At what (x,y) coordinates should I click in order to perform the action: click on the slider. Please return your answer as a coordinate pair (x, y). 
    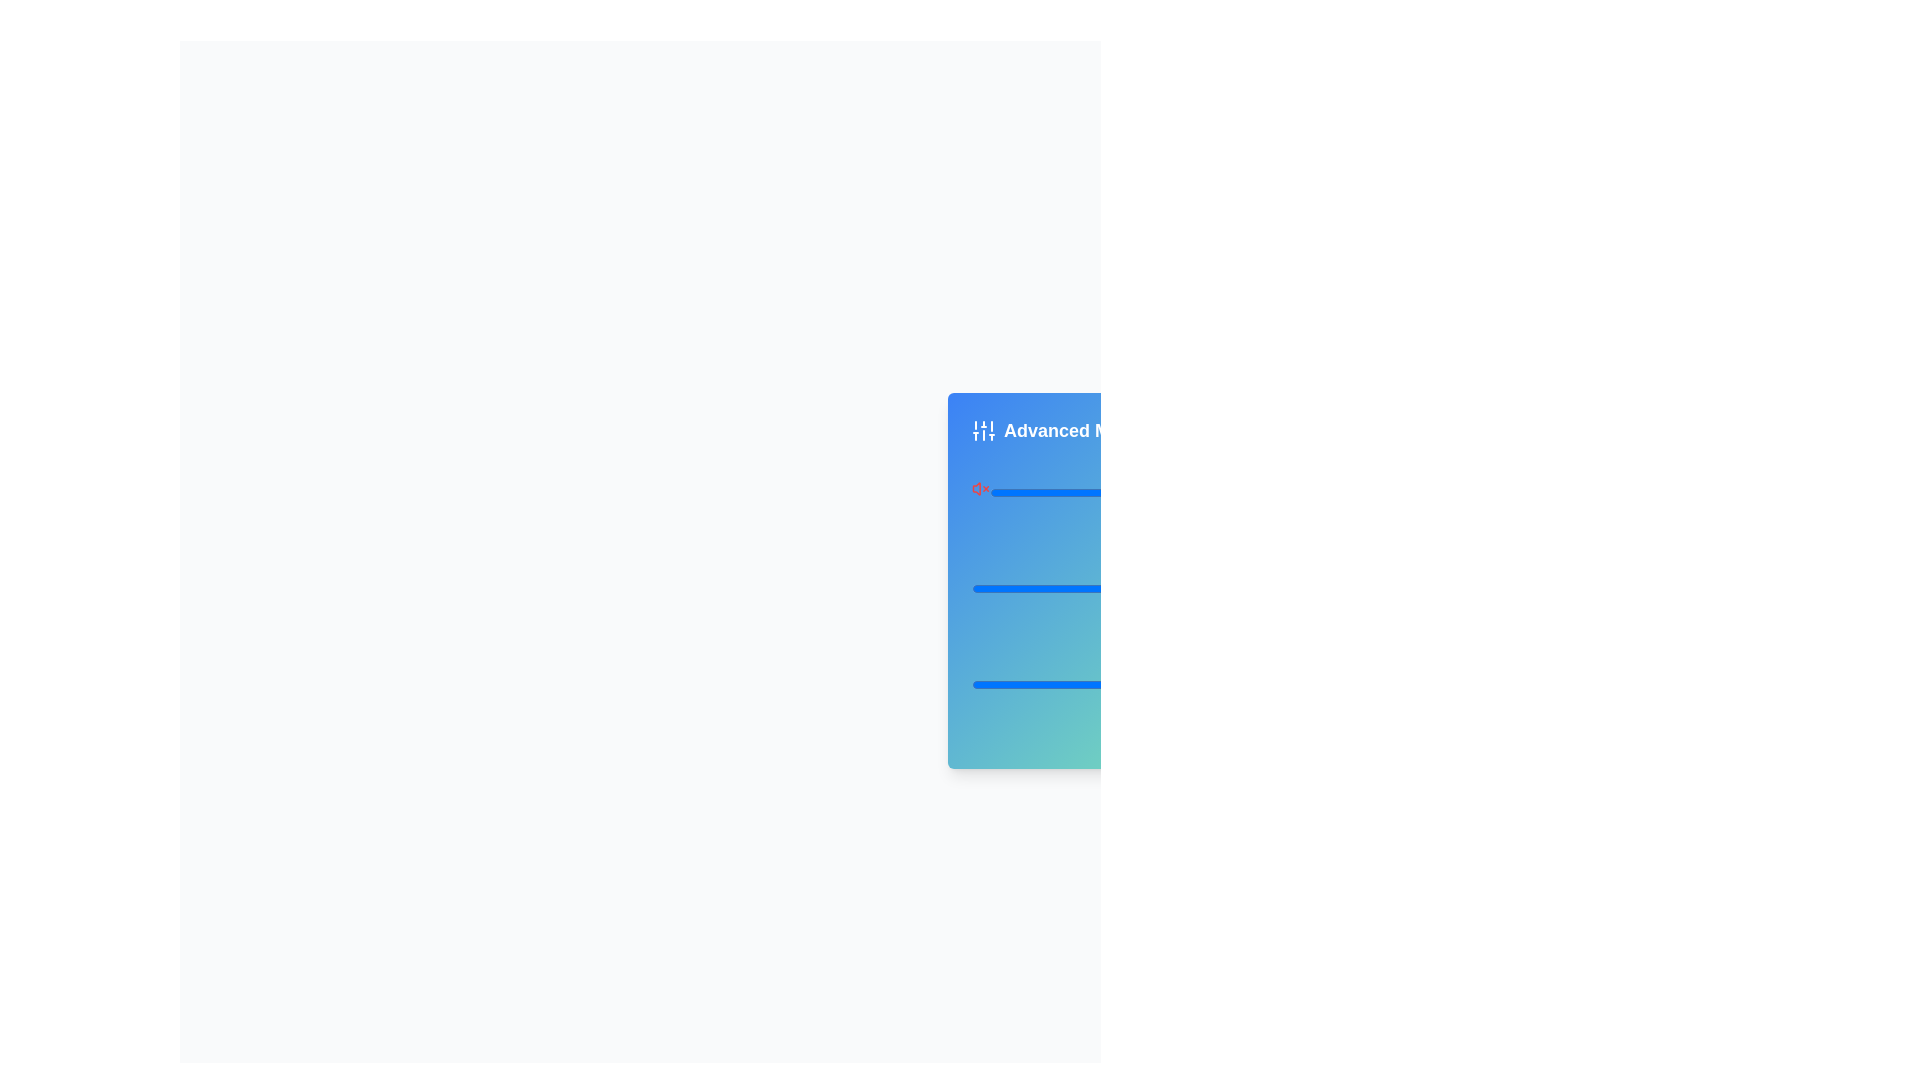
    Looking at the image, I should click on (1129, 684).